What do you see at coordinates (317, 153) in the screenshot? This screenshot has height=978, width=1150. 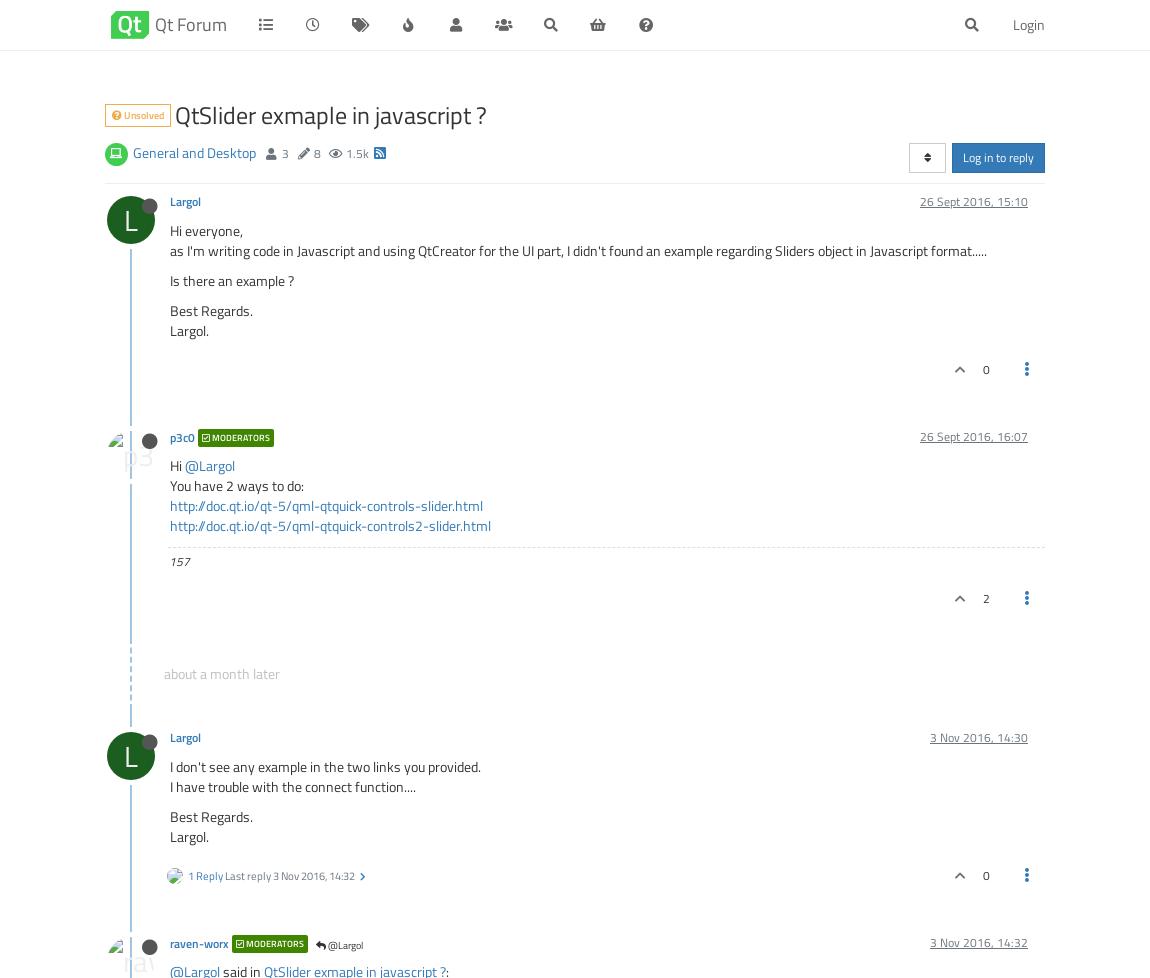 I see `'8'` at bounding box center [317, 153].